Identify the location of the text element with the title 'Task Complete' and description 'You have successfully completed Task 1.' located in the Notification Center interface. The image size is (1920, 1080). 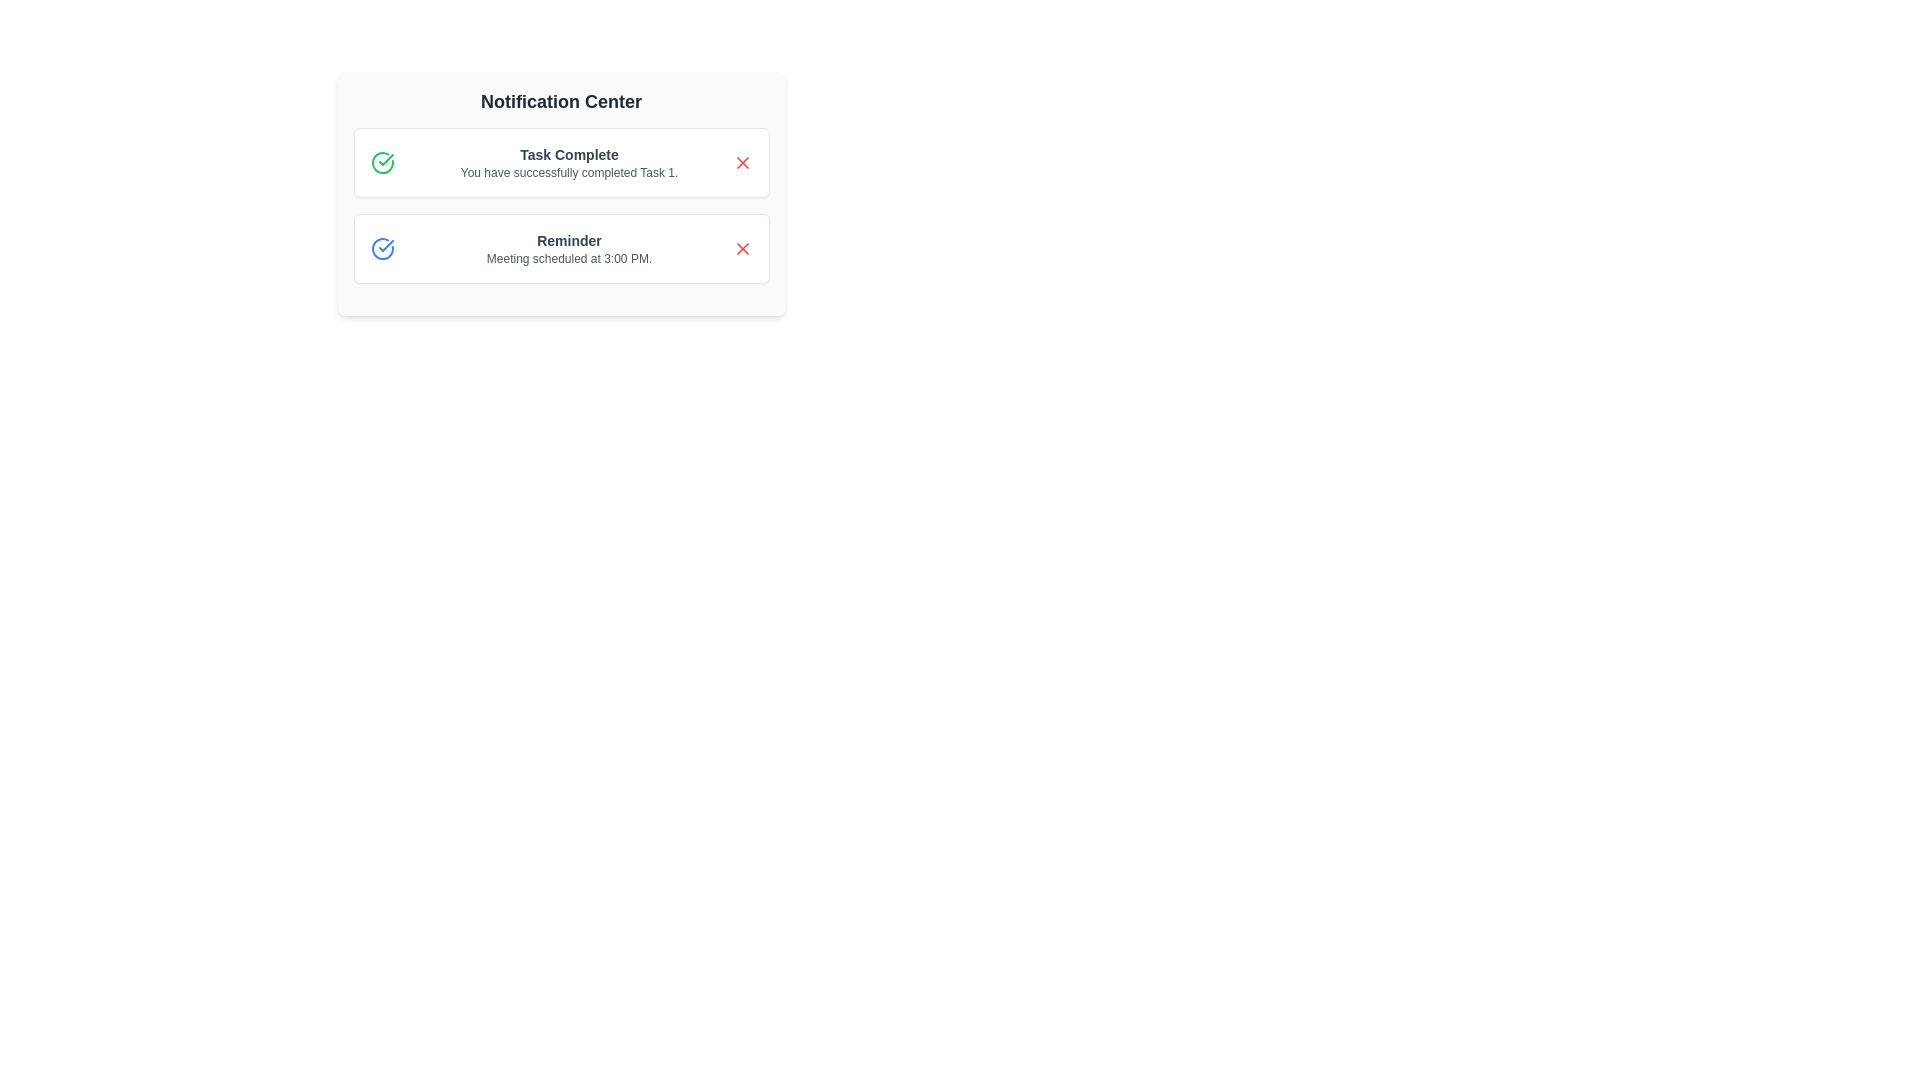
(568, 161).